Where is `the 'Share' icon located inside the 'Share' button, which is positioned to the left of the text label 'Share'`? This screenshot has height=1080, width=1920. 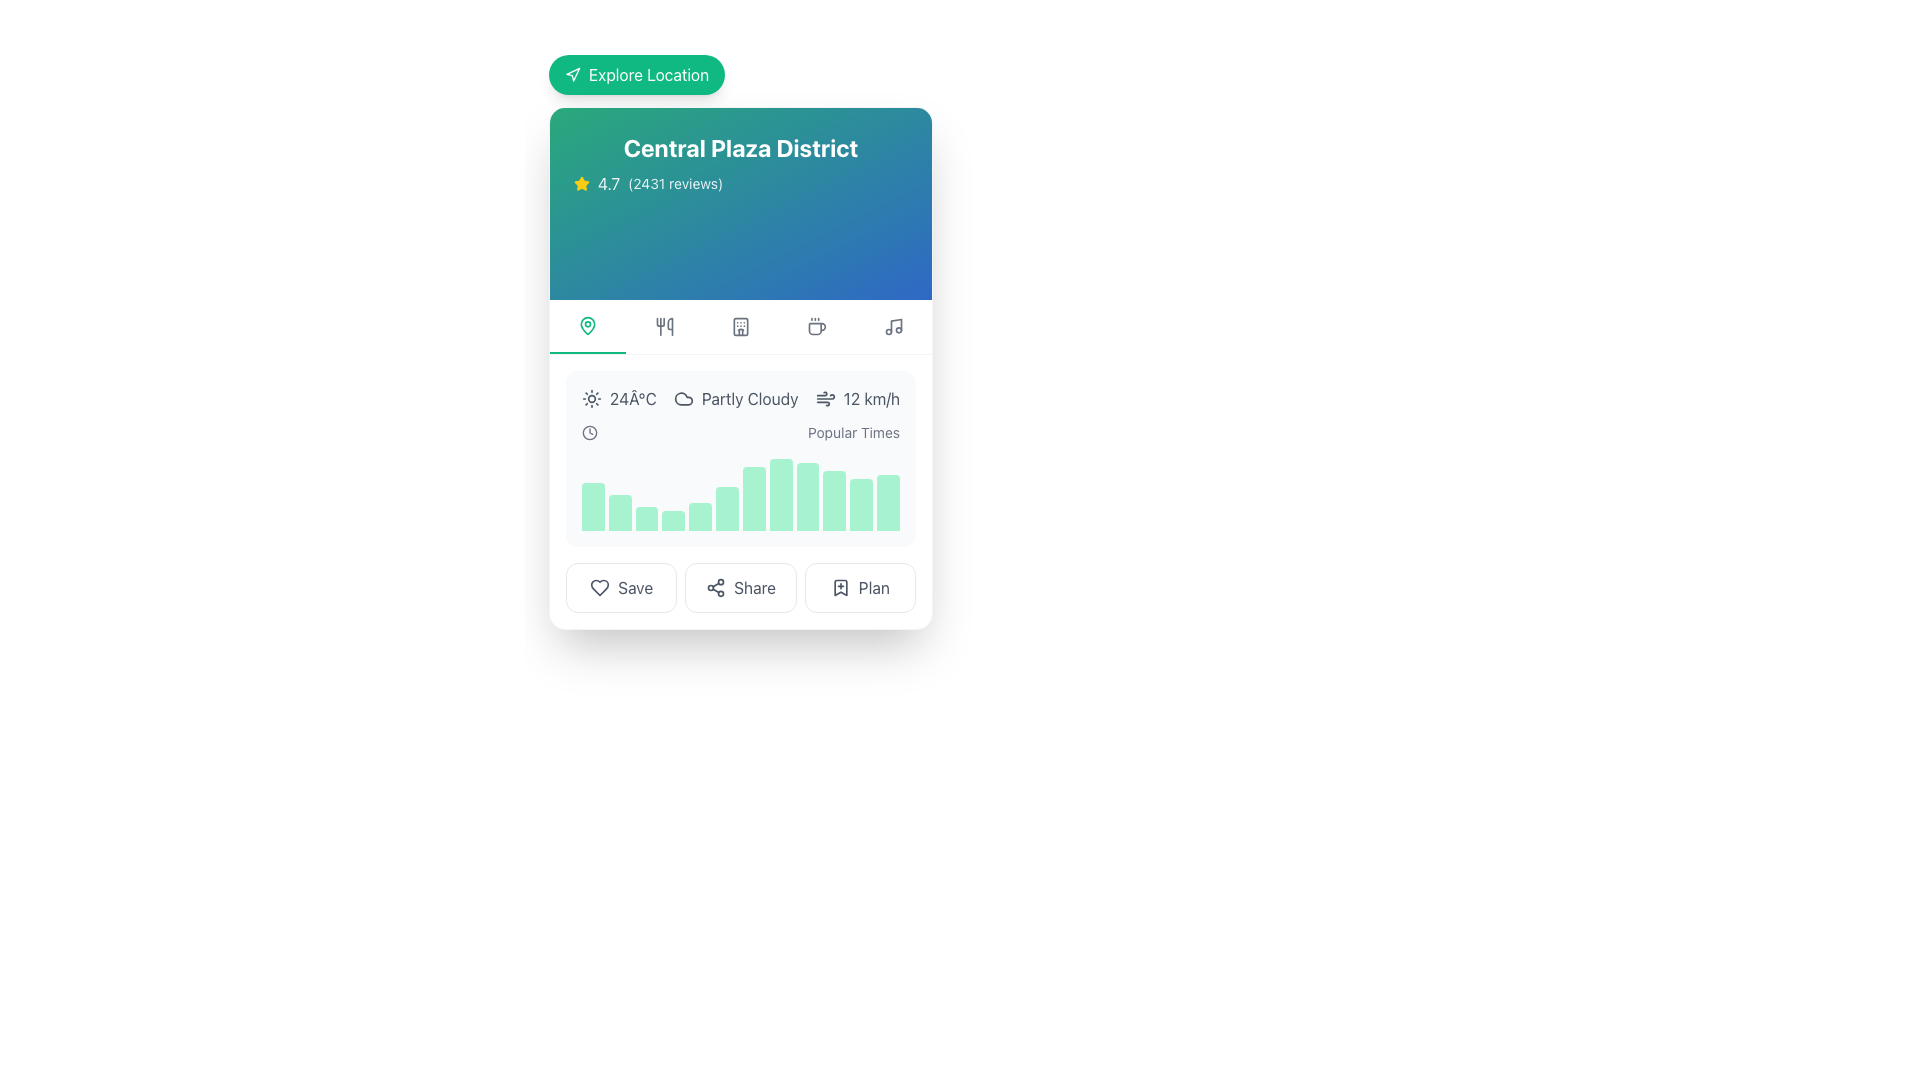
the 'Share' icon located inside the 'Share' button, which is positioned to the left of the text label 'Share' is located at coordinates (715, 586).